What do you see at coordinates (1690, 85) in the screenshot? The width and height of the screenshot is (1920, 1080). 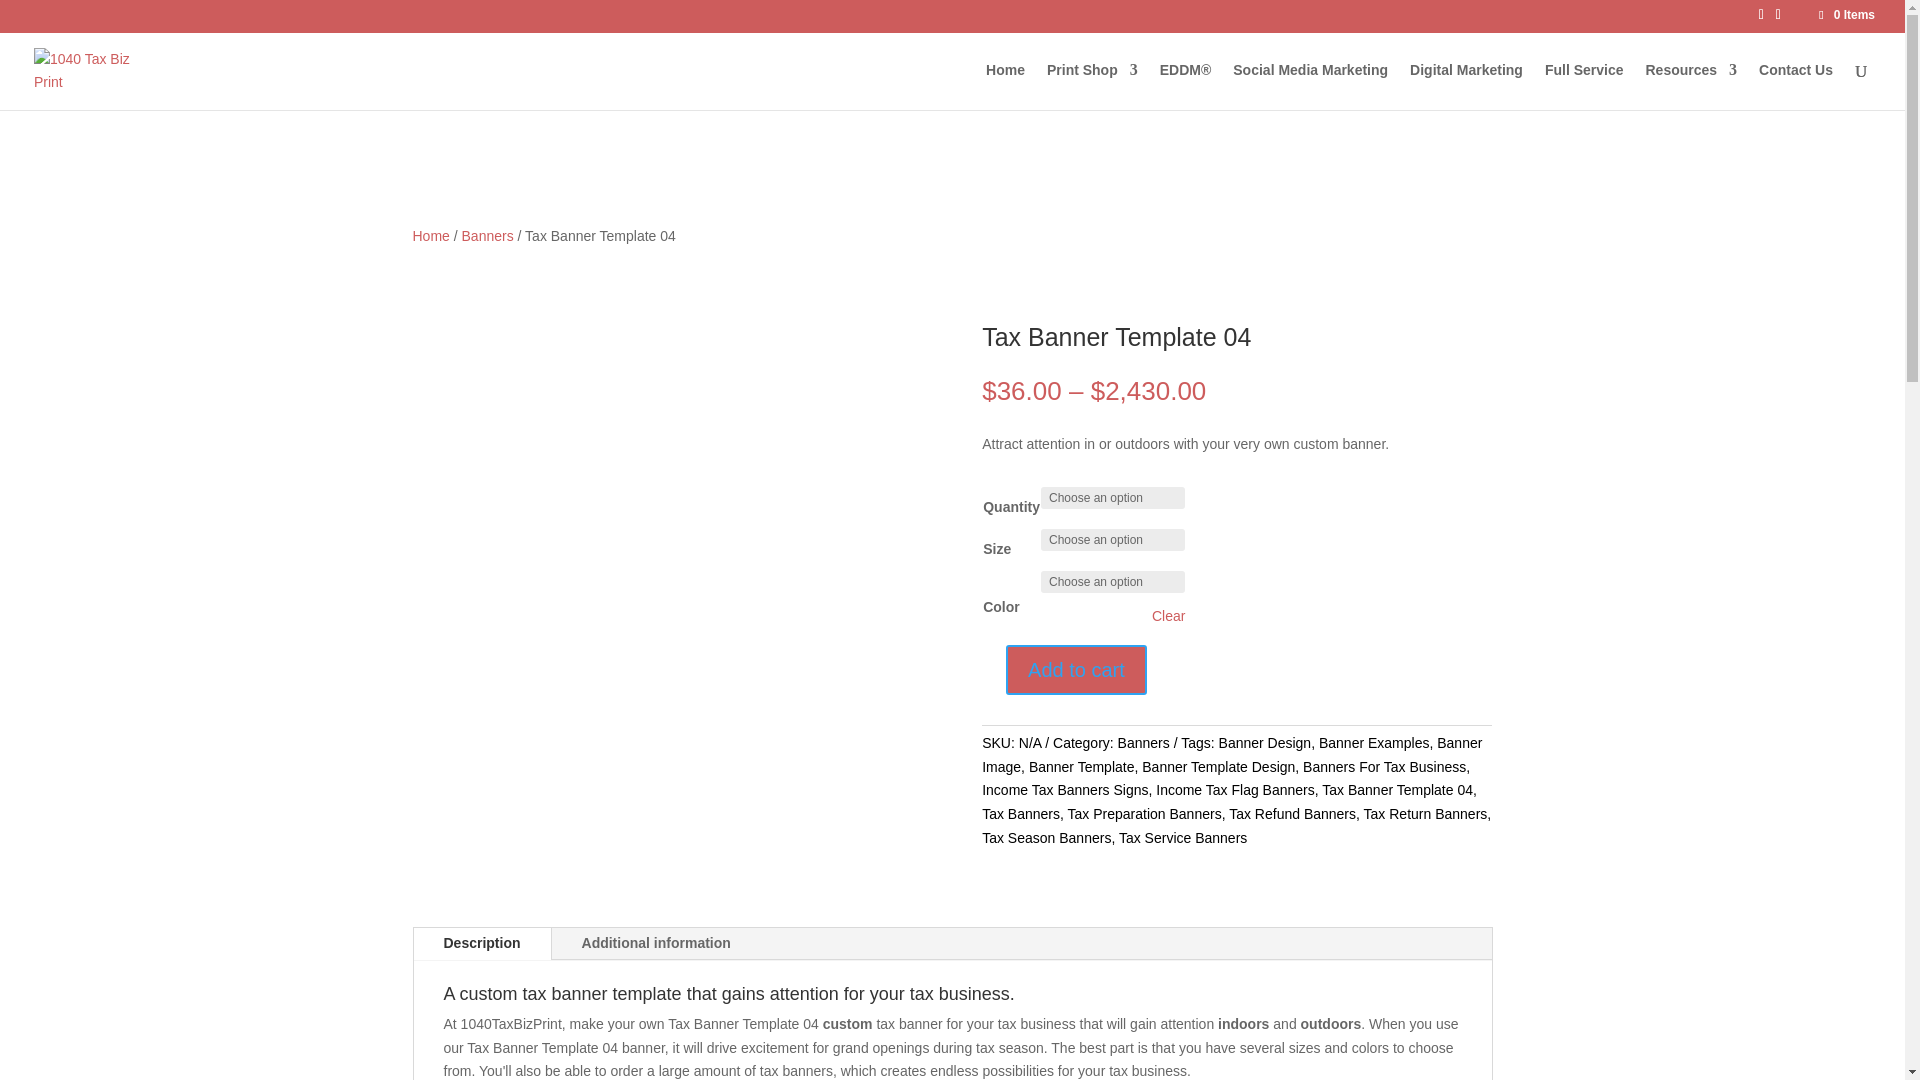 I see `'Resources'` at bounding box center [1690, 85].